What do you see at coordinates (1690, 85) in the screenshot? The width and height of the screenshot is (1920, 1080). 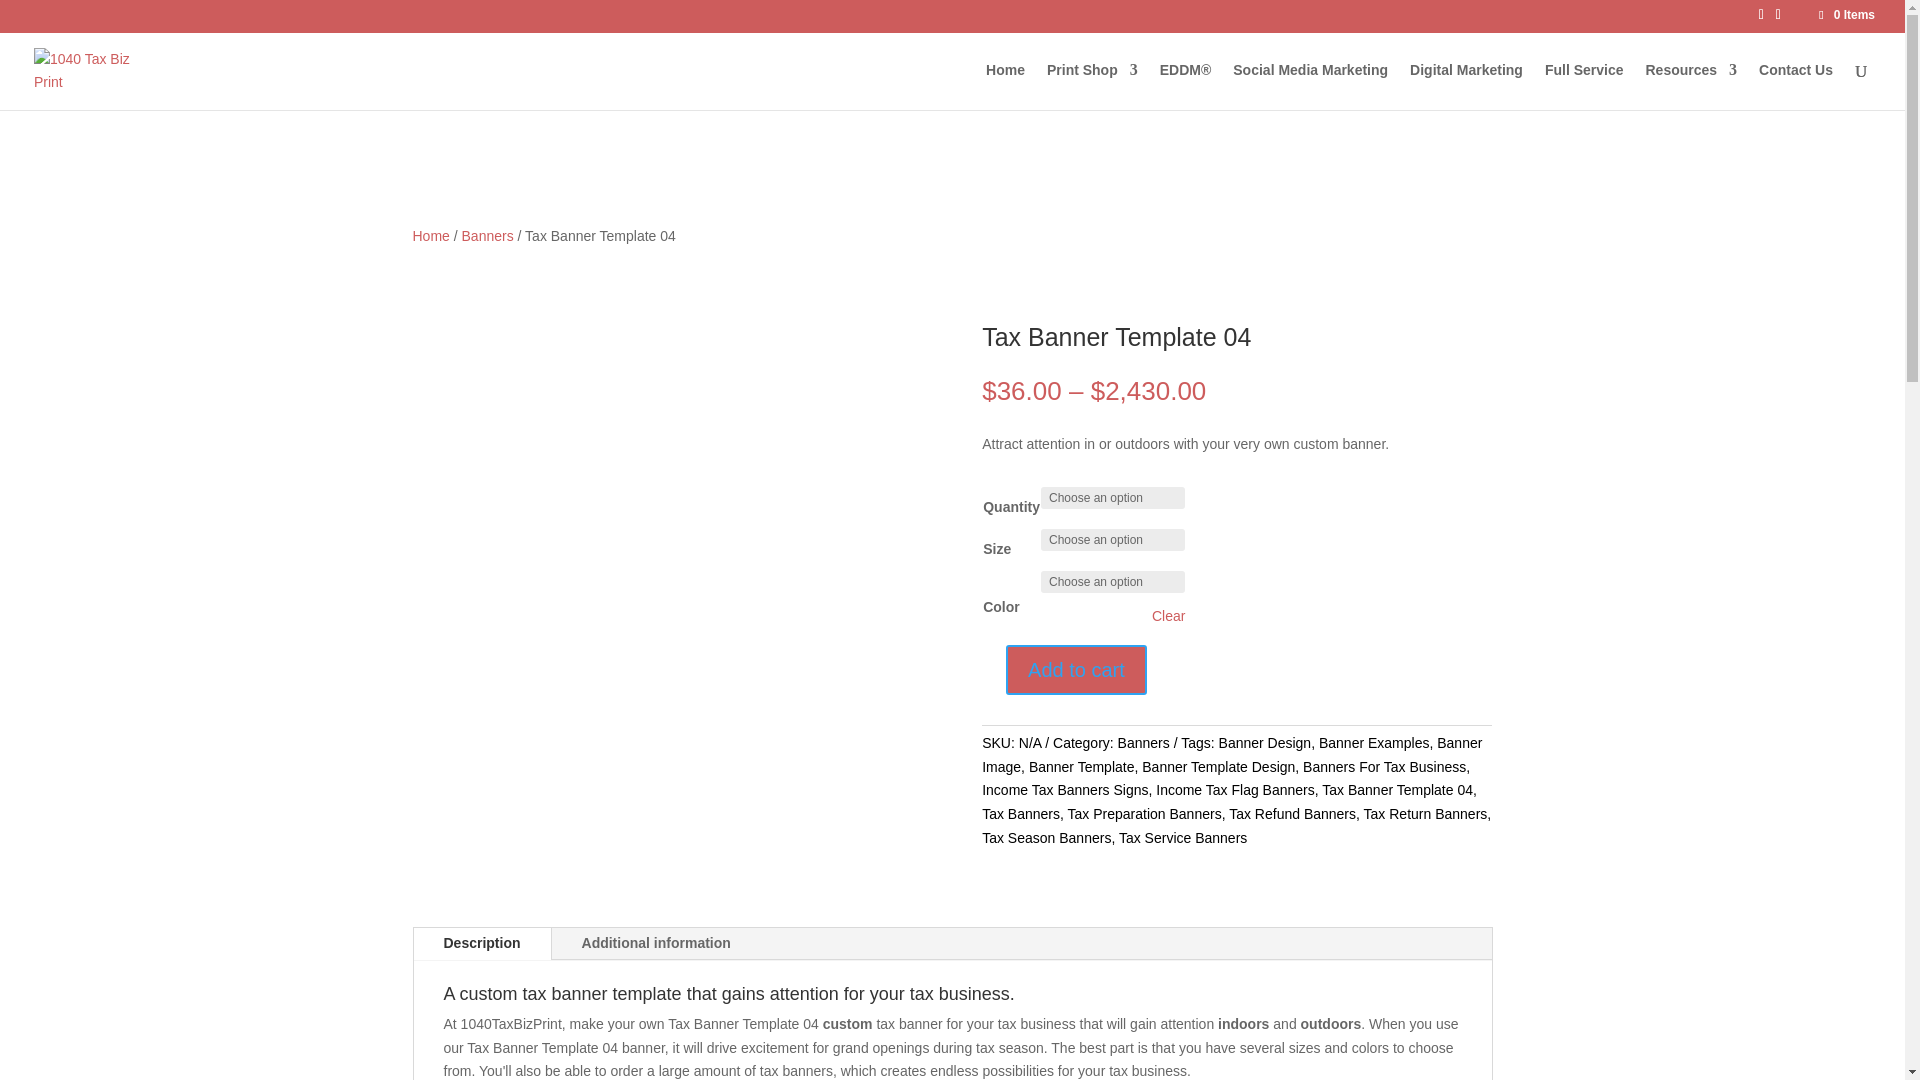 I see `'Resources'` at bounding box center [1690, 85].